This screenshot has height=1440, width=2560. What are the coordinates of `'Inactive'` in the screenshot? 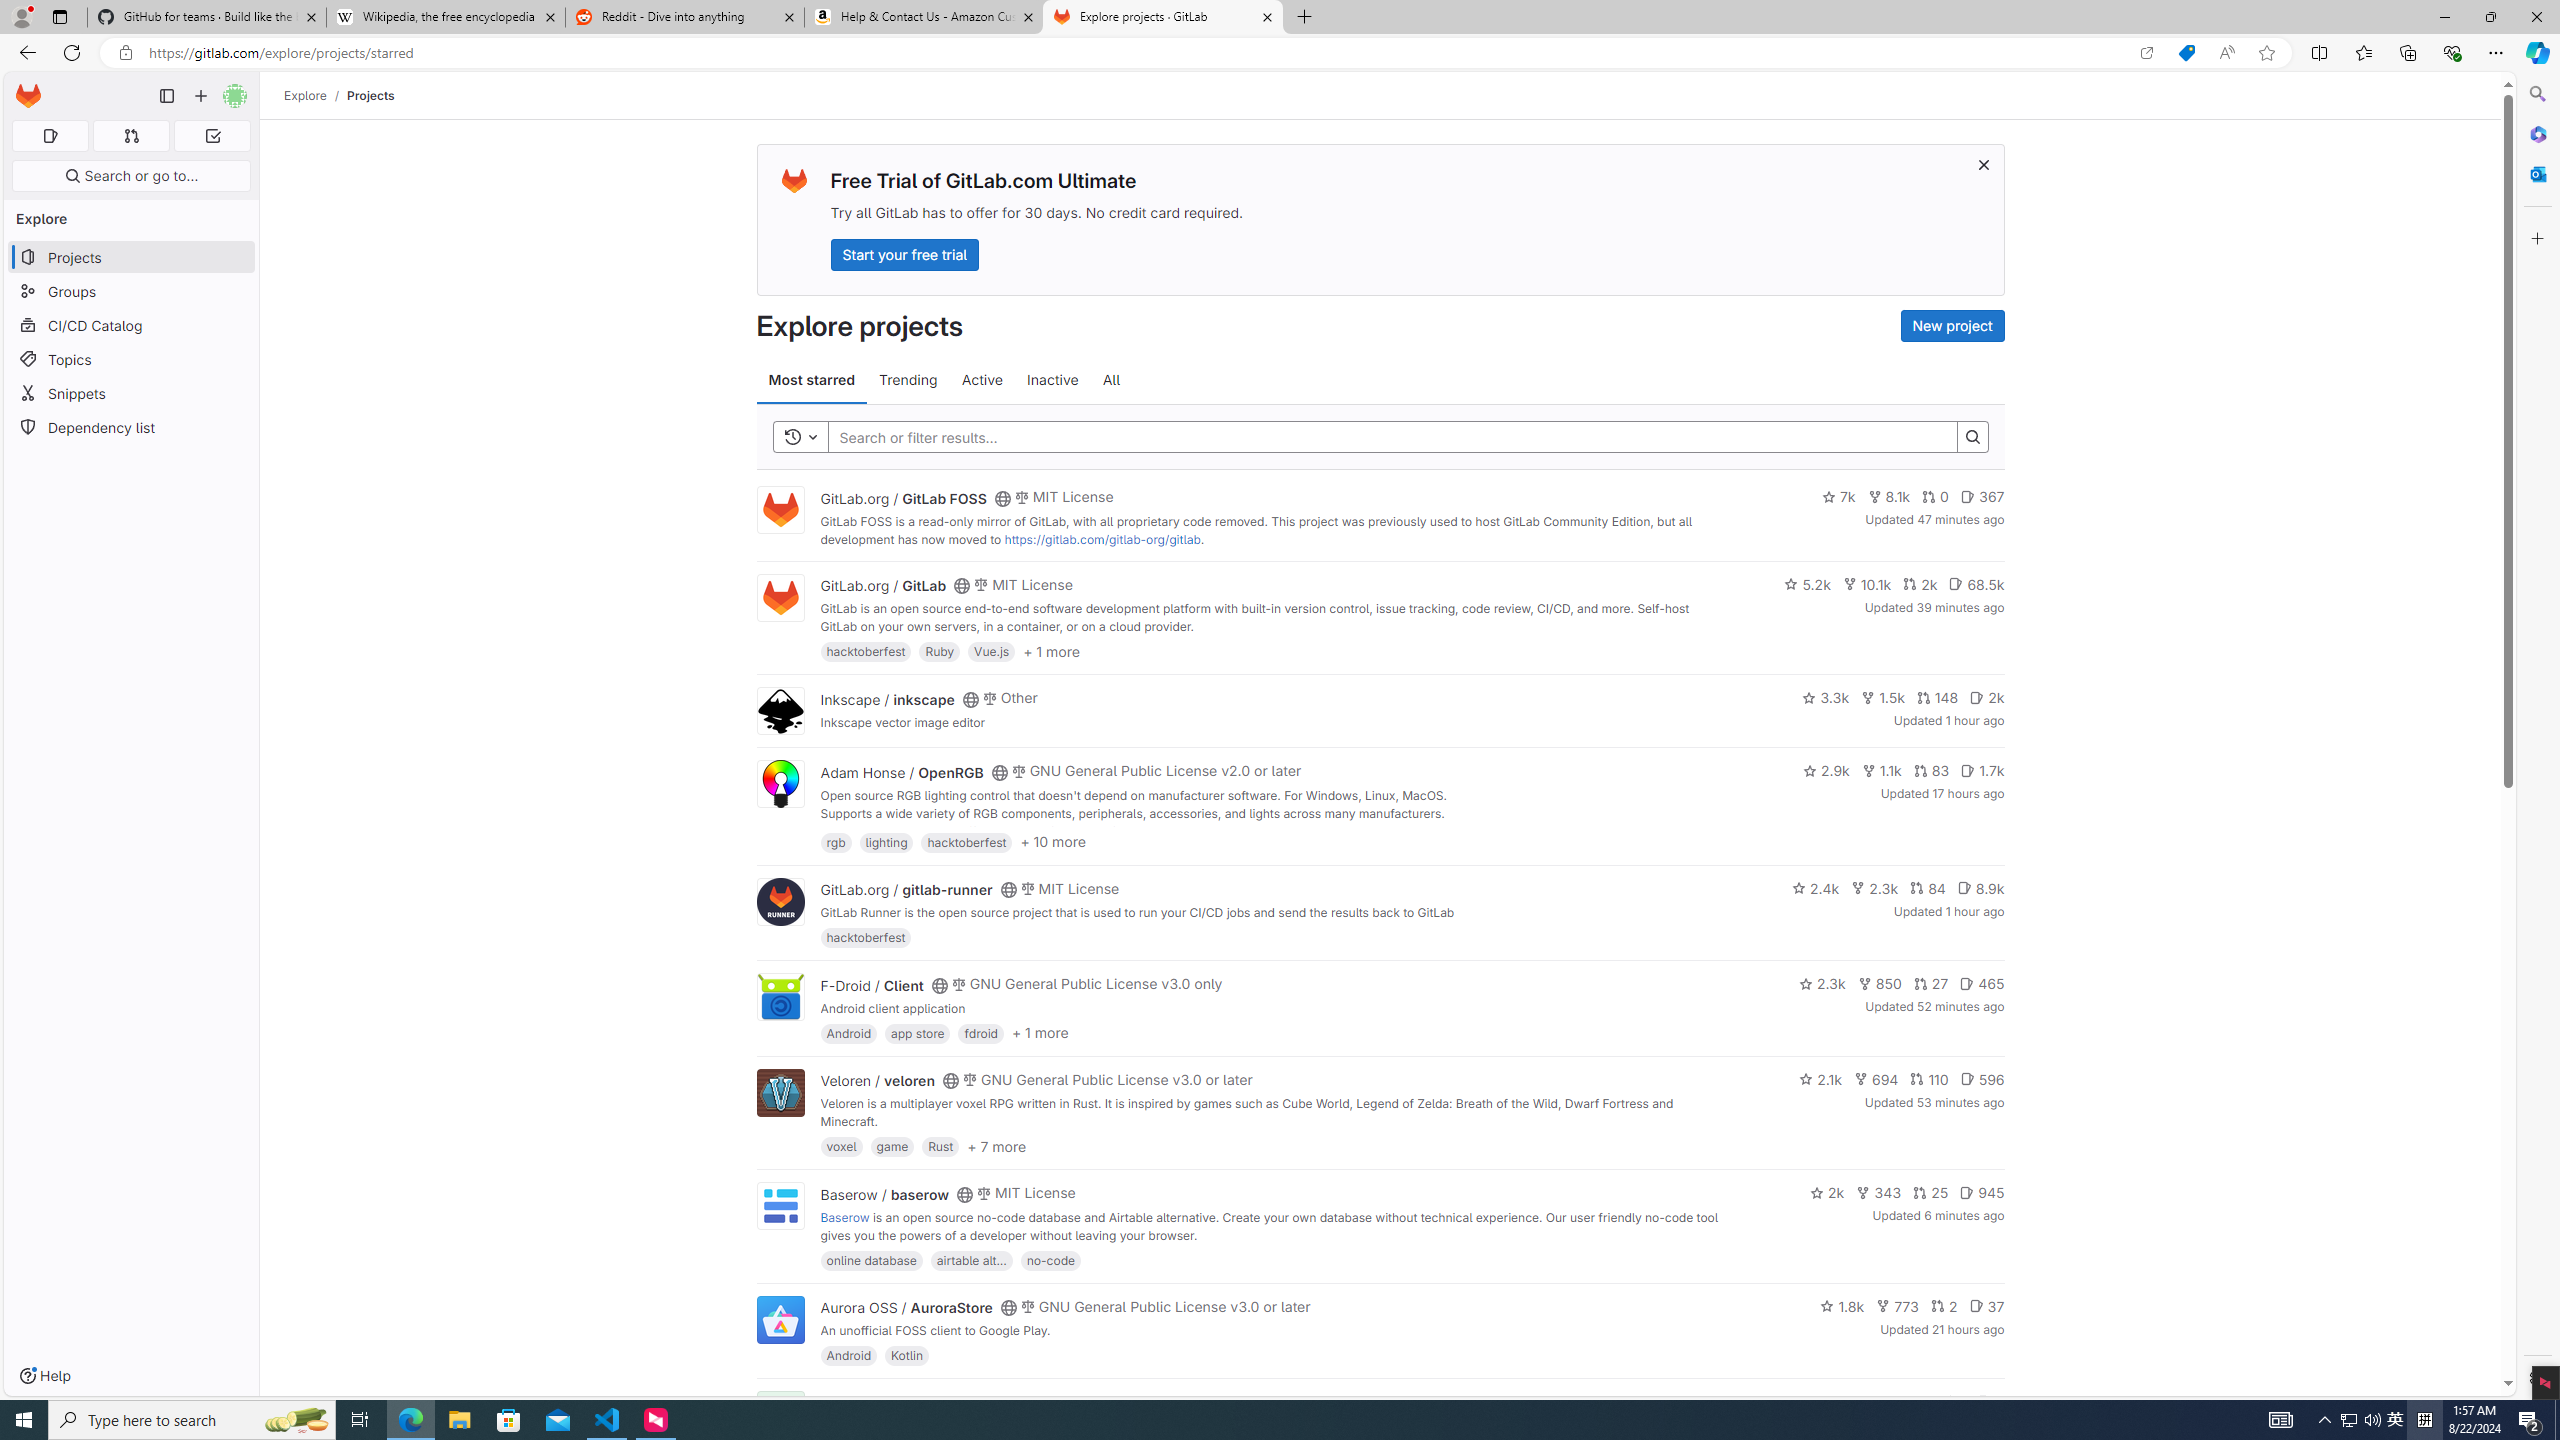 It's located at (1051, 379).